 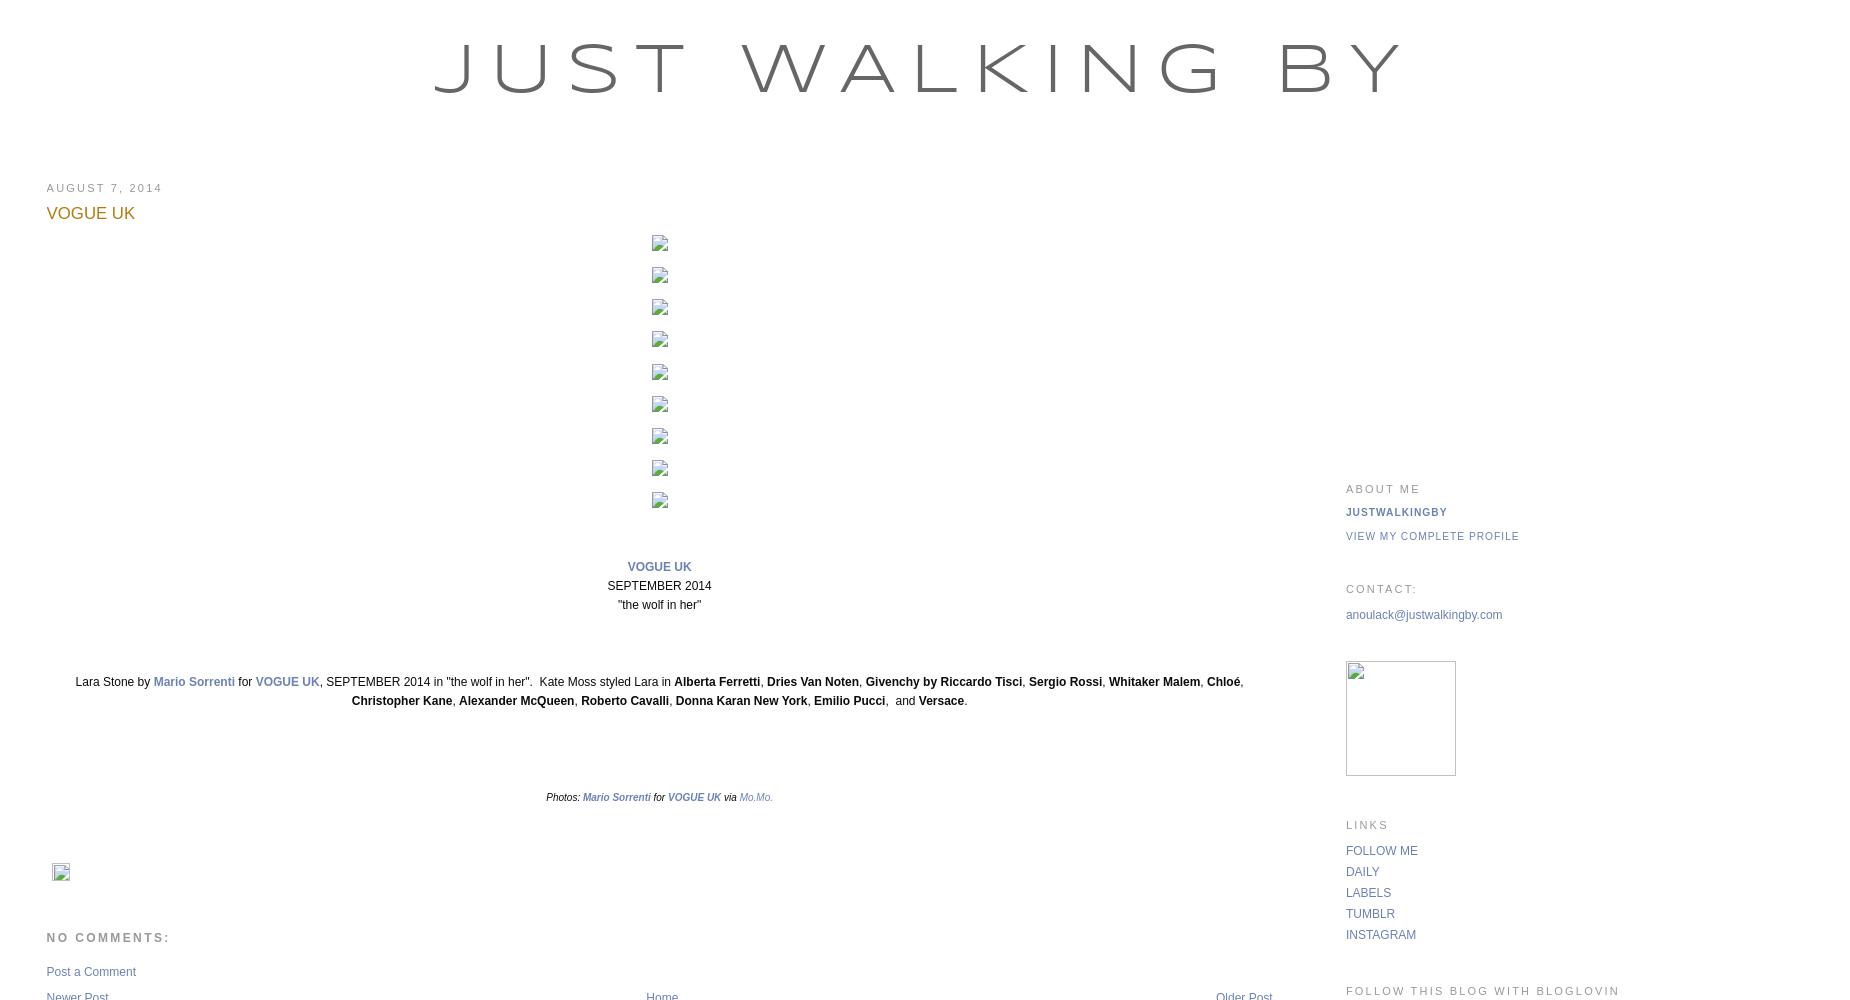 I want to click on 'Photos:', so click(x=564, y=797).